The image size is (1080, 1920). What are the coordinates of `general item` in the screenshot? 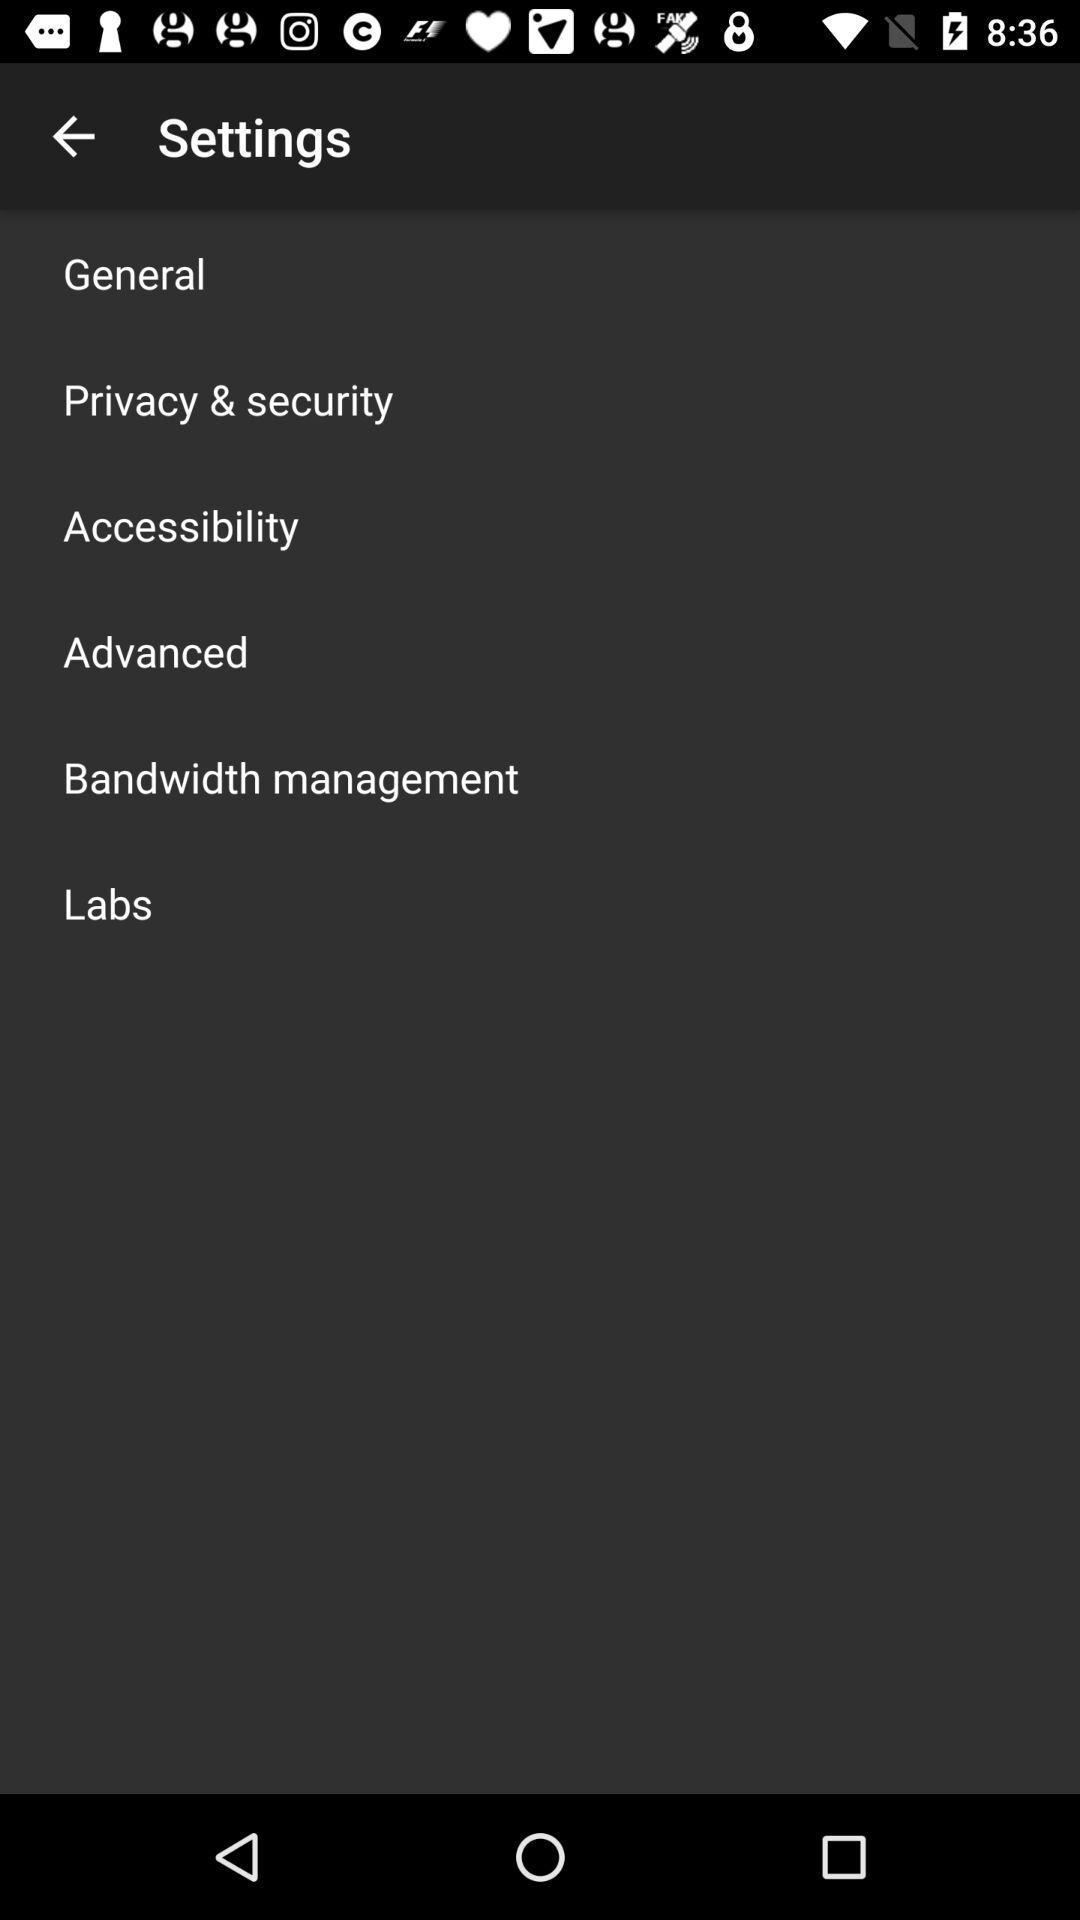 It's located at (134, 272).